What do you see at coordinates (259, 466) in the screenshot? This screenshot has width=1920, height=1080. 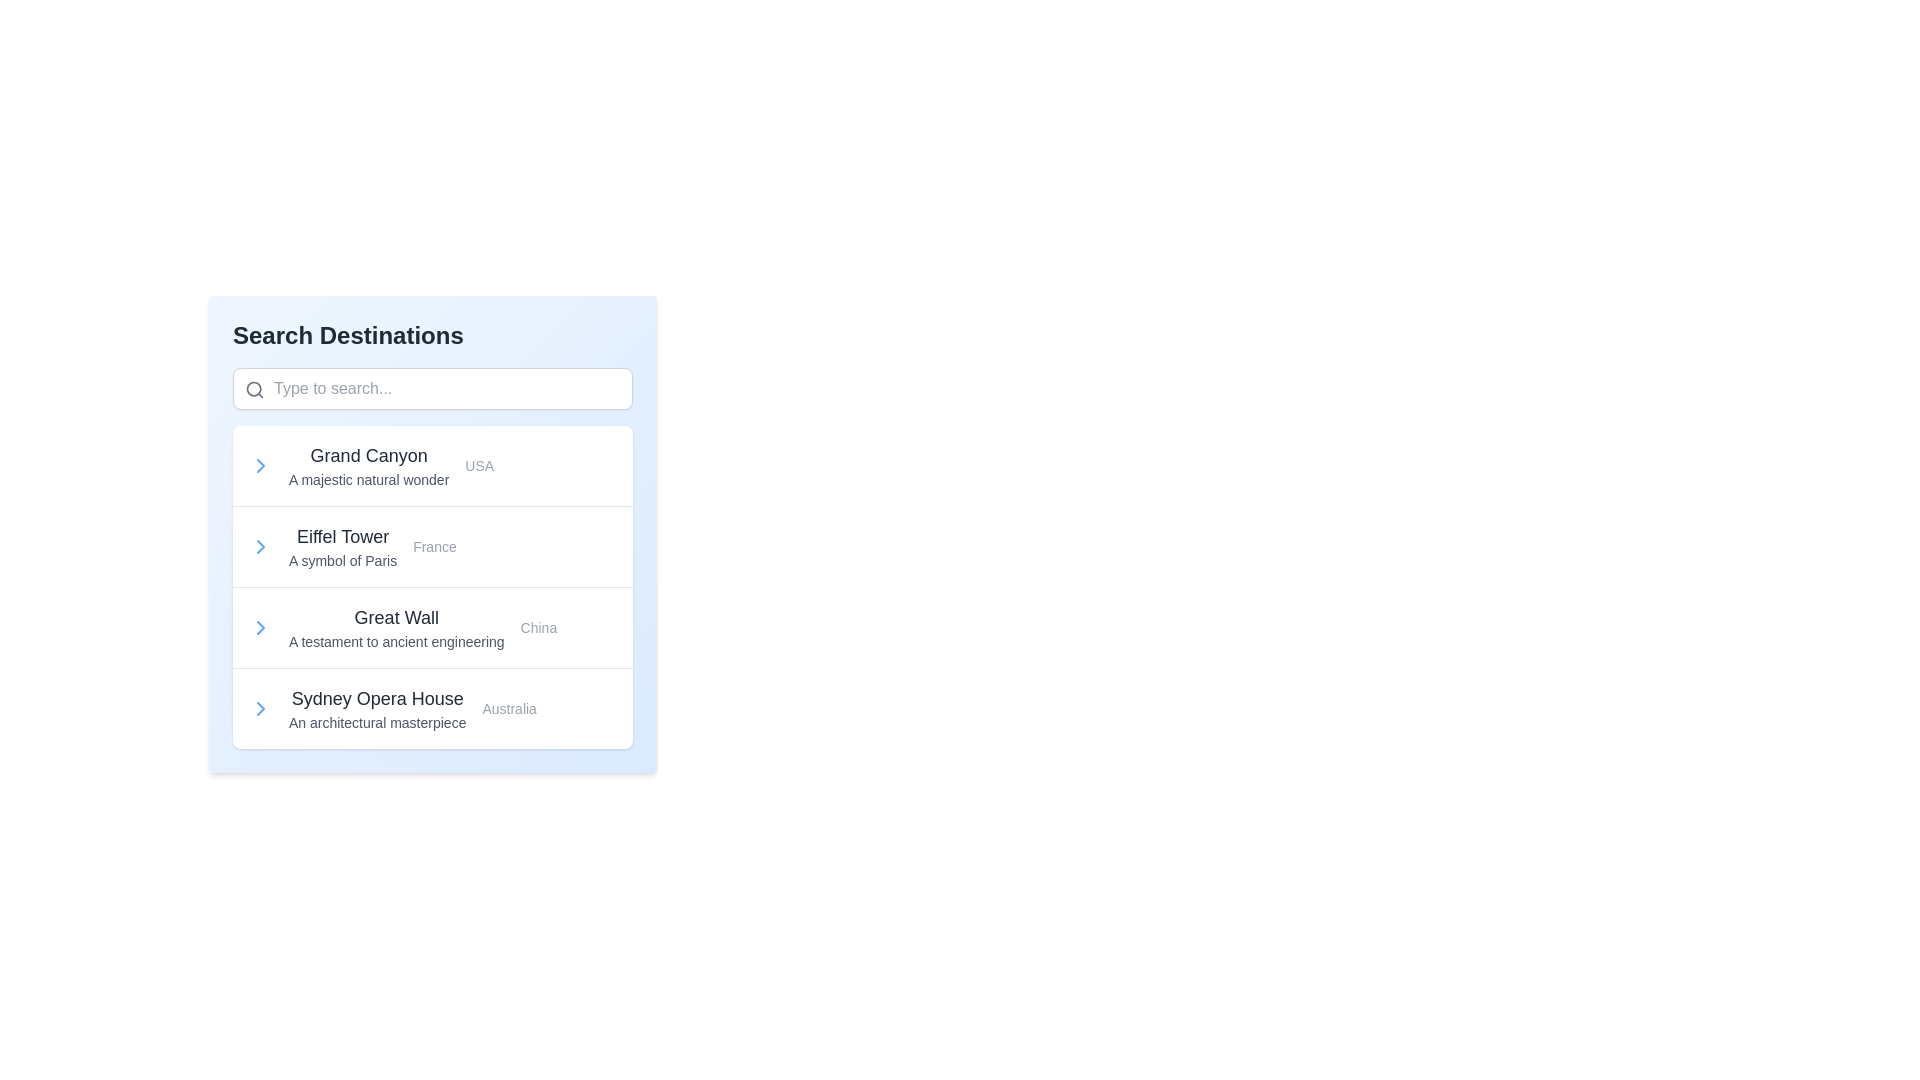 I see `the chevron icon located to the left of the text 'Grand Canyon'` at bounding box center [259, 466].